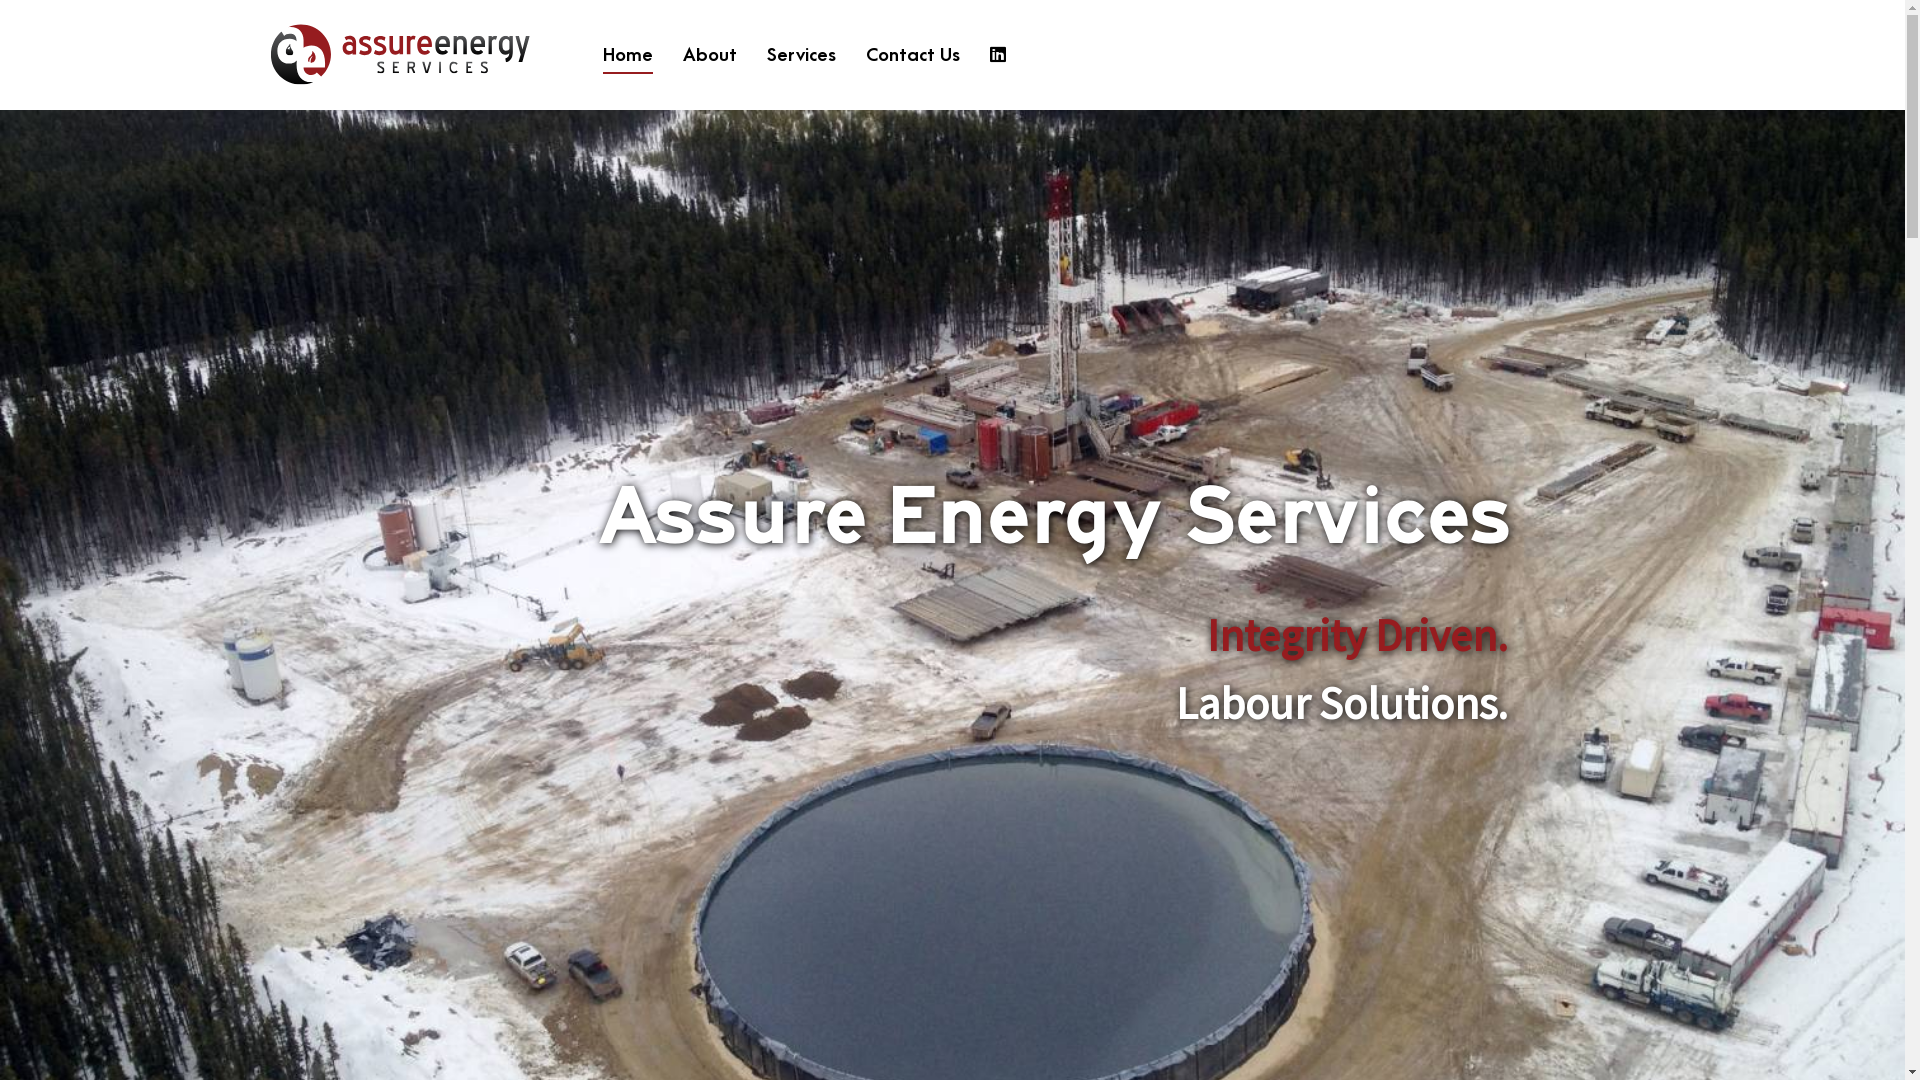 This screenshot has height=1080, width=1920. I want to click on 'About', so click(682, 54).